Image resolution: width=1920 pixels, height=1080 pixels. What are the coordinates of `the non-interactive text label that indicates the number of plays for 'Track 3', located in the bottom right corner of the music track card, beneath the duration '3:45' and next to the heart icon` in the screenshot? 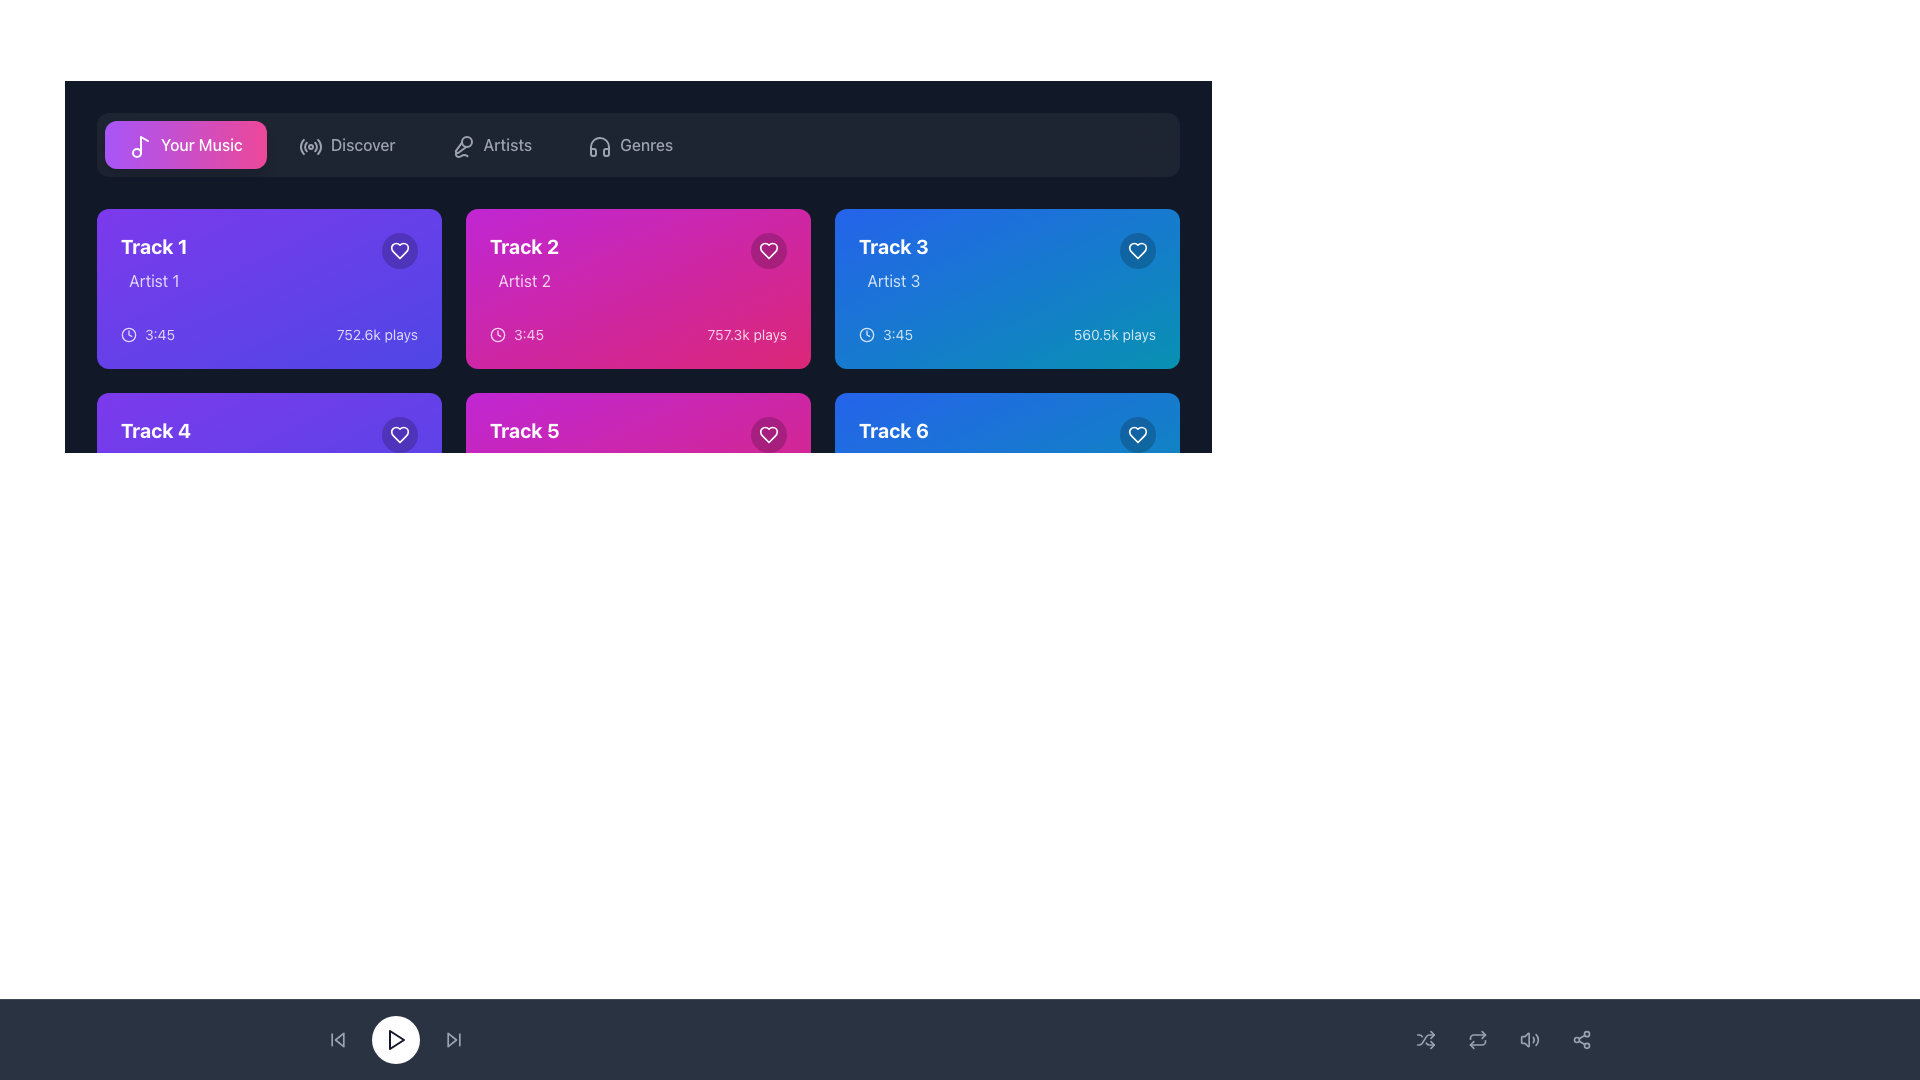 It's located at (1113, 334).